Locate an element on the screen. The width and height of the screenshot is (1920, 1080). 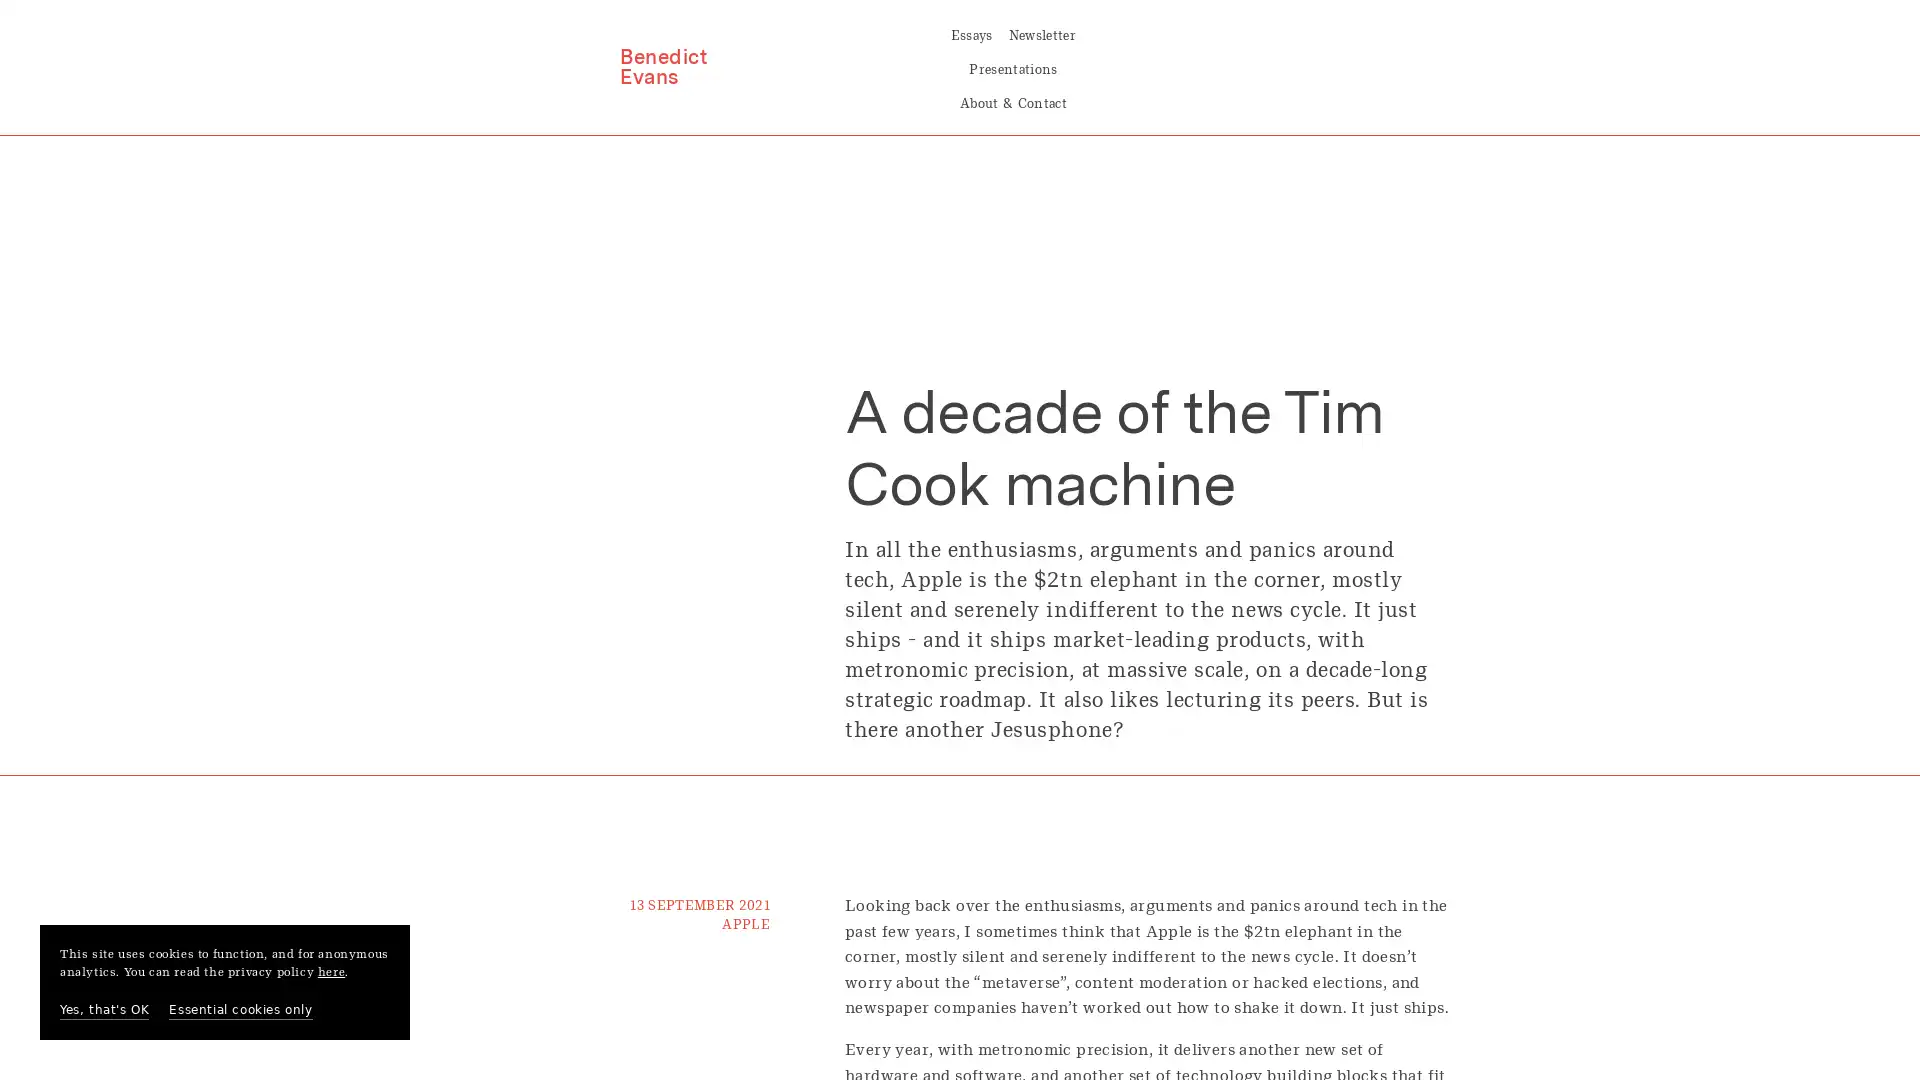
Essential cookies only is located at coordinates (240, 1010).